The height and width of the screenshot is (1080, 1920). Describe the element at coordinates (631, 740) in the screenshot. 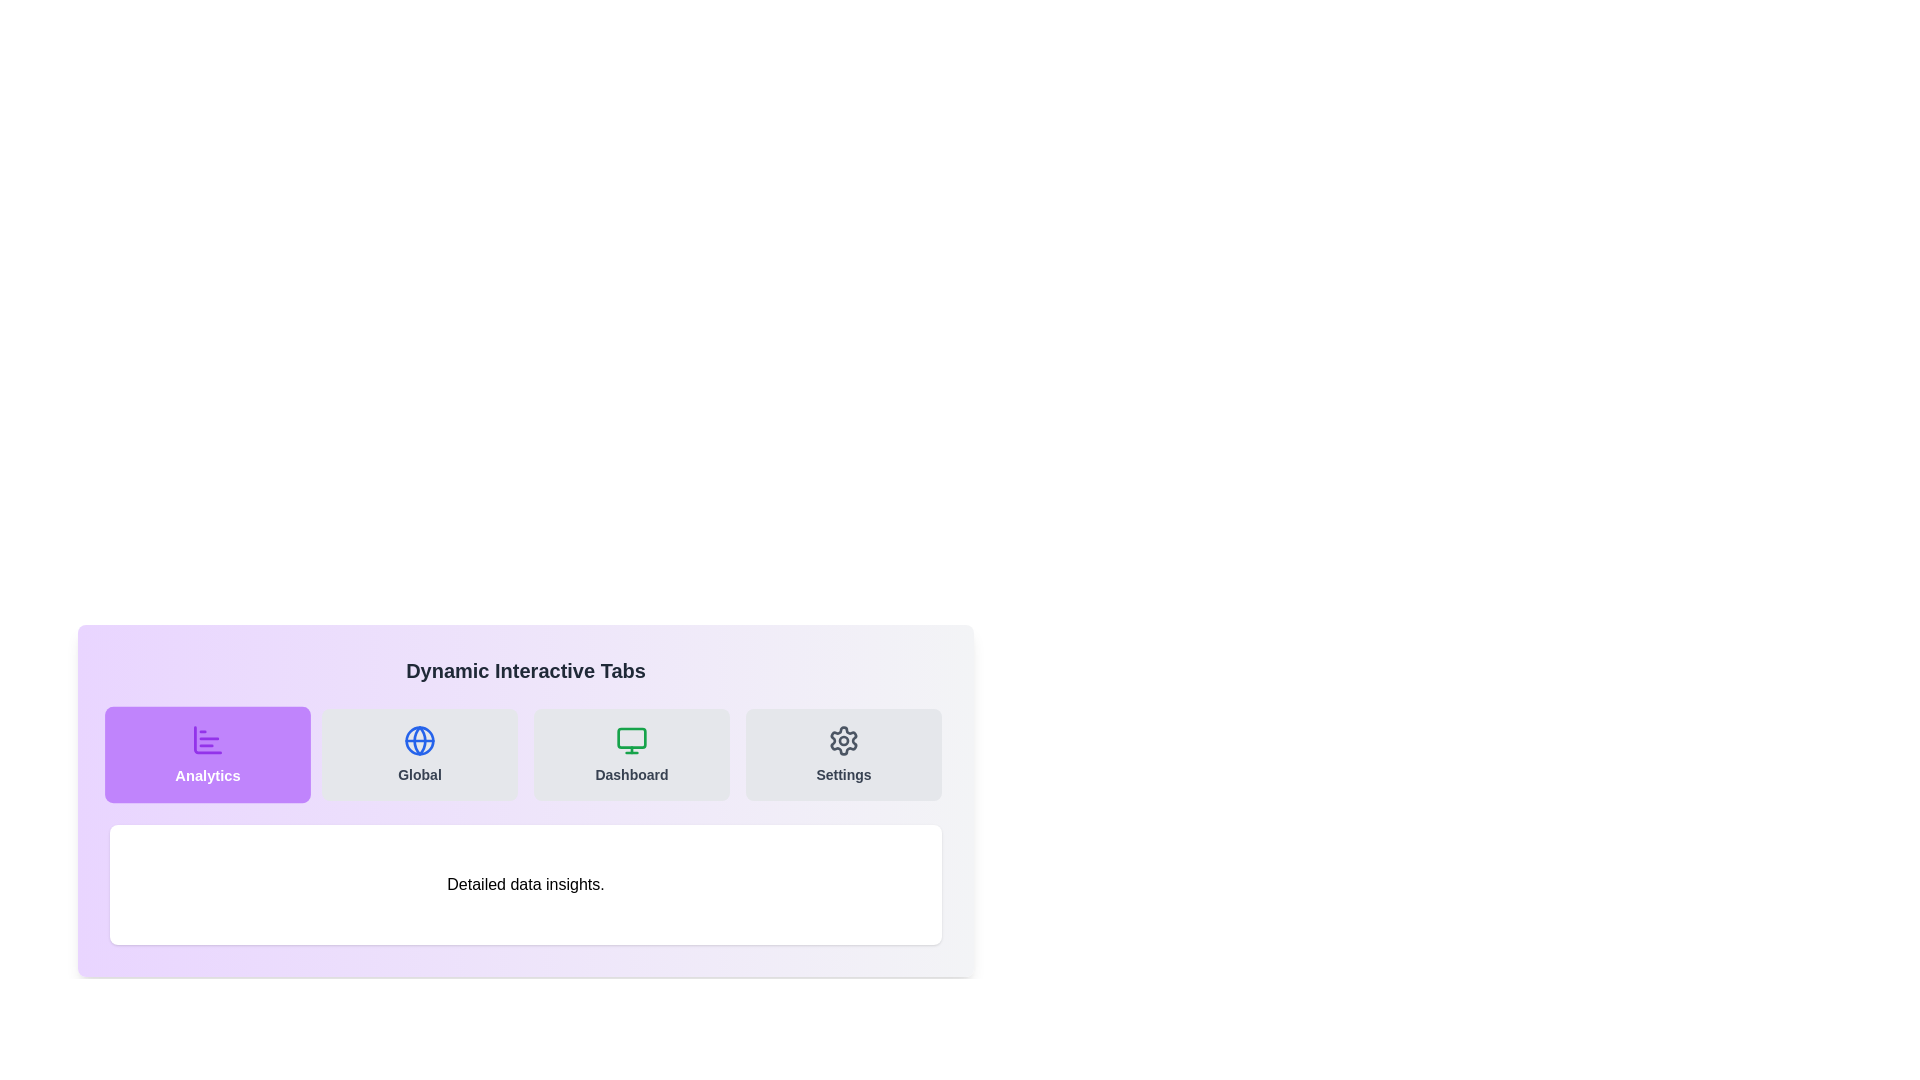

I see `the 'Dashboard' tab icon` at that location.